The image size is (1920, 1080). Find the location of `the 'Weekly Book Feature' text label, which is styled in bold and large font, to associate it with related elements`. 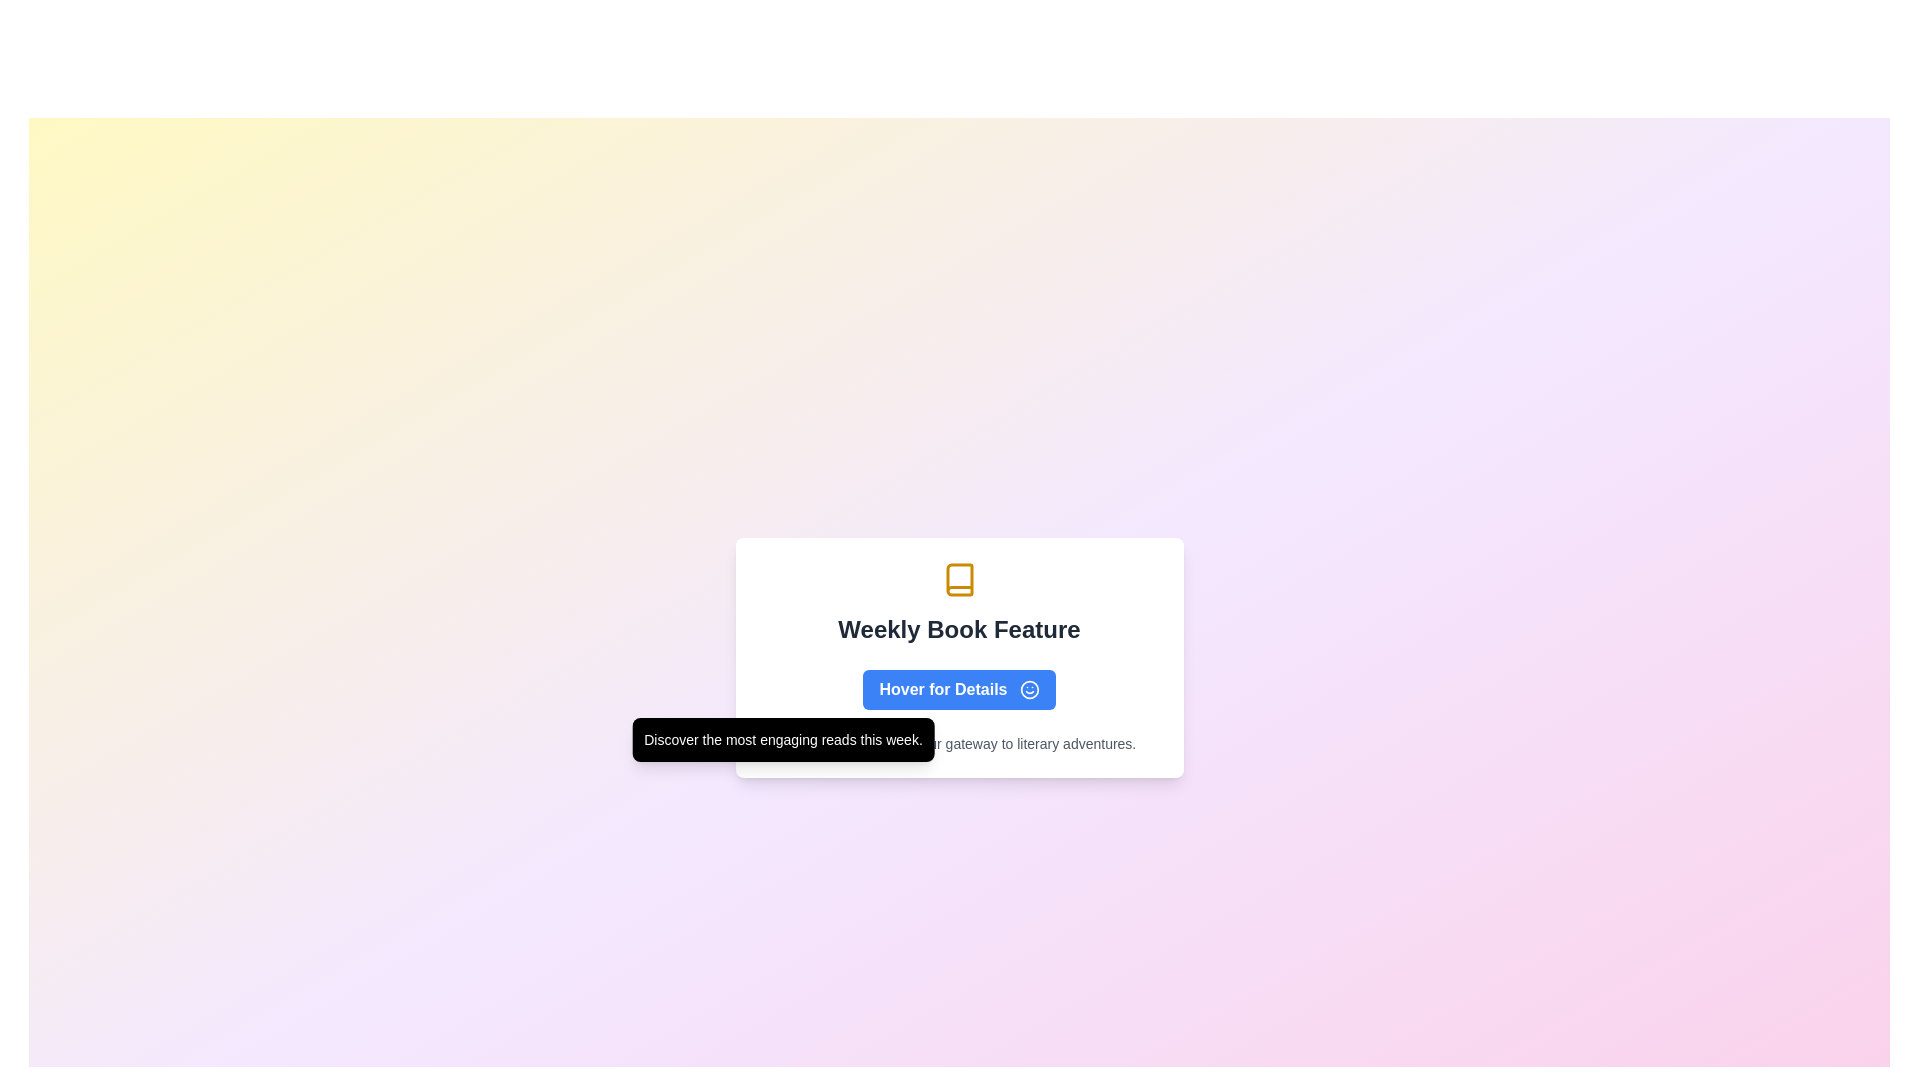

the 'Weekly Book Feature' text label, which is styled in bold and large font, to associate it with related elements is located at coordinates (958, 628).